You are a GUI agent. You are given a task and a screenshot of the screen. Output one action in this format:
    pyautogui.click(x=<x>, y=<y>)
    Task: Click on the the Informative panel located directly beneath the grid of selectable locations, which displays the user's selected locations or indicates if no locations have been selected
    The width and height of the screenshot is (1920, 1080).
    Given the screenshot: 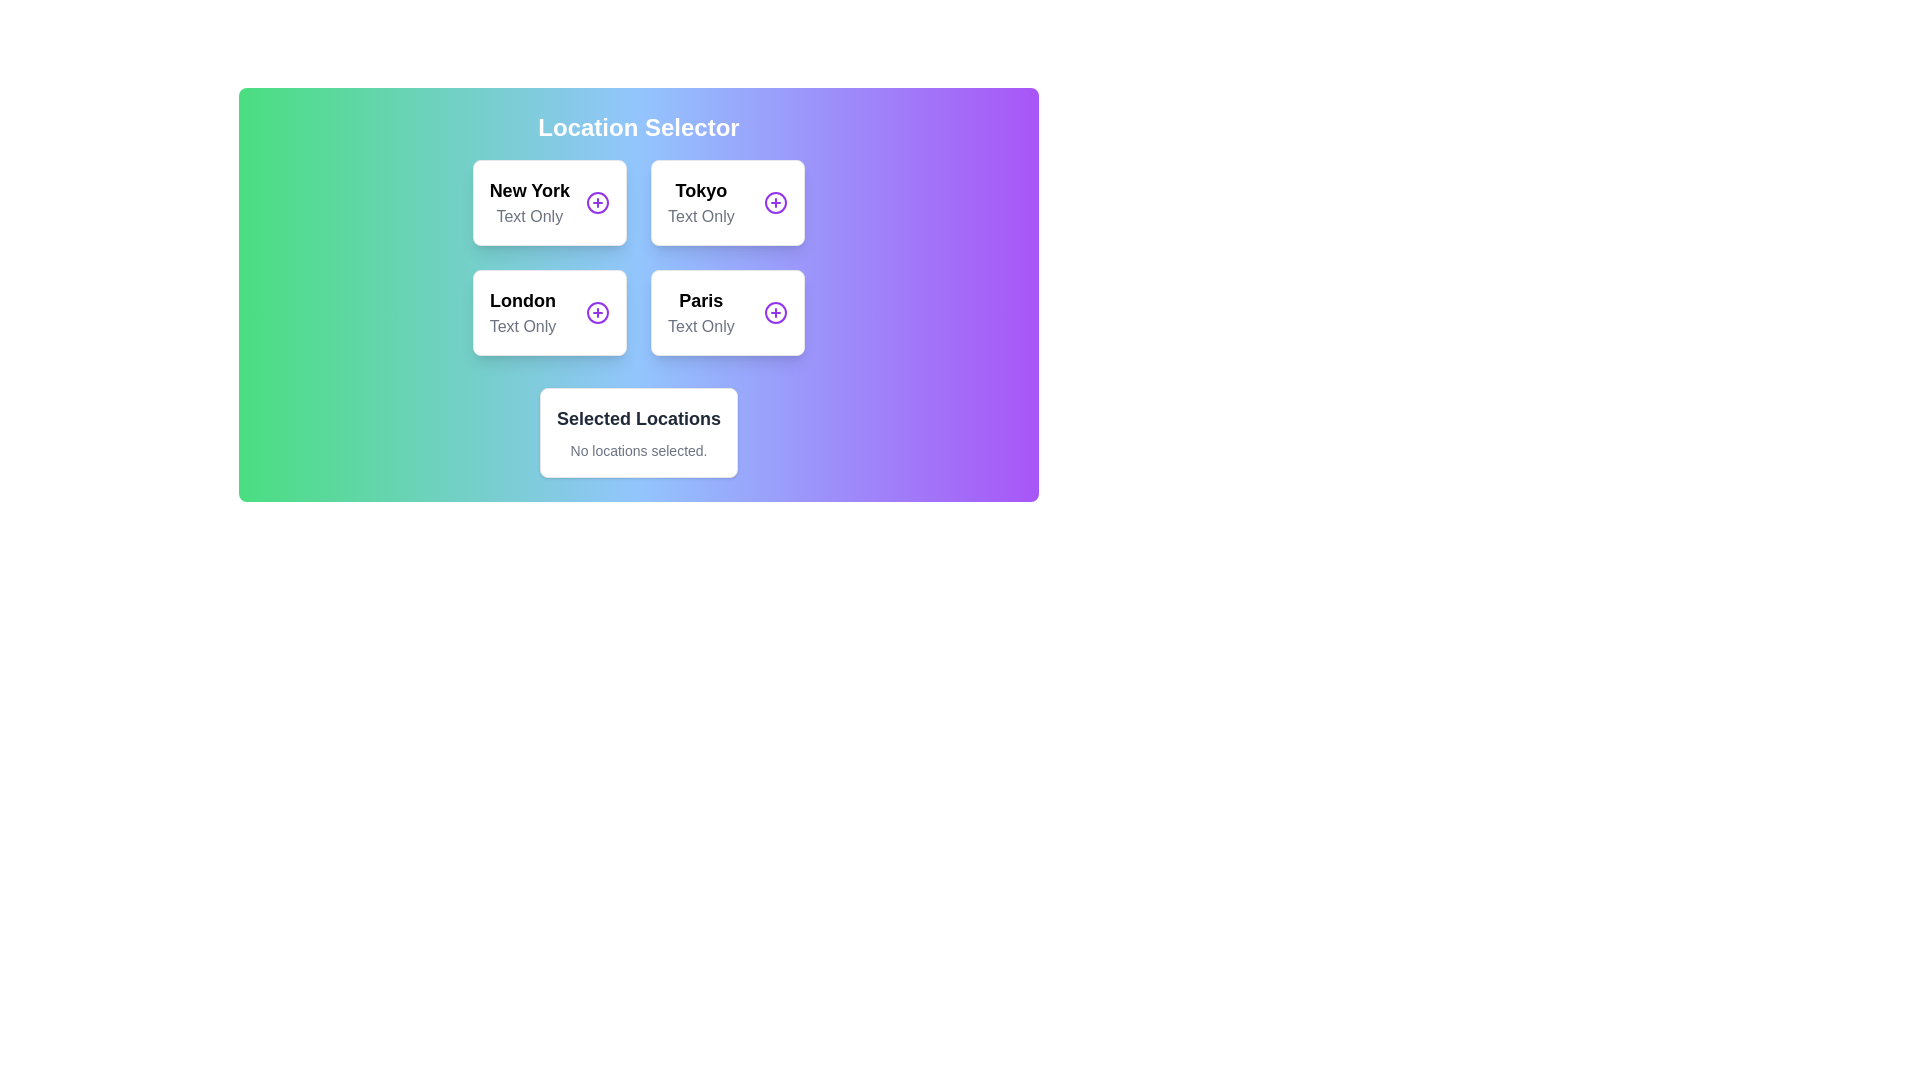 What is the action you would take?
    pyautogui.click(x=637, y=431)
    